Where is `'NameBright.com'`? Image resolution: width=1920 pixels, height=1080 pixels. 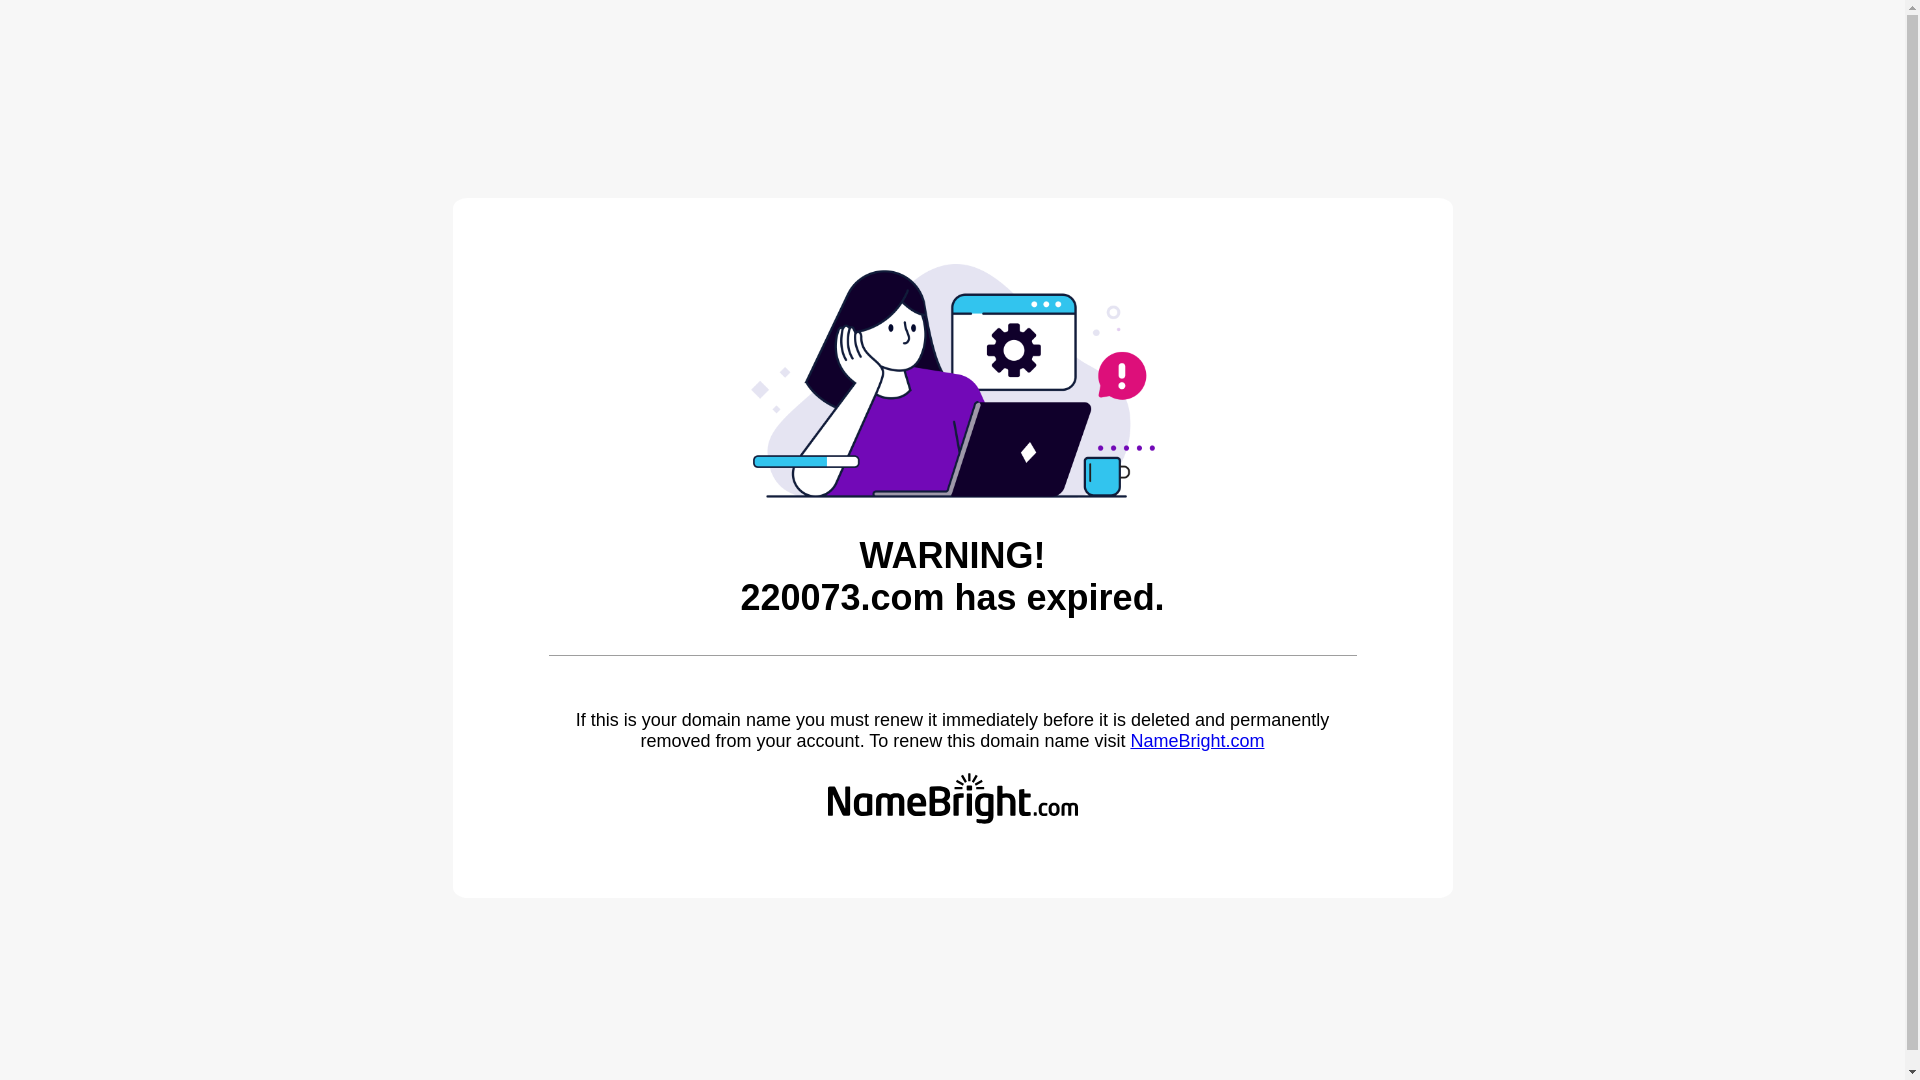 'NameBright.com' is located at coordinates (1196, 740).